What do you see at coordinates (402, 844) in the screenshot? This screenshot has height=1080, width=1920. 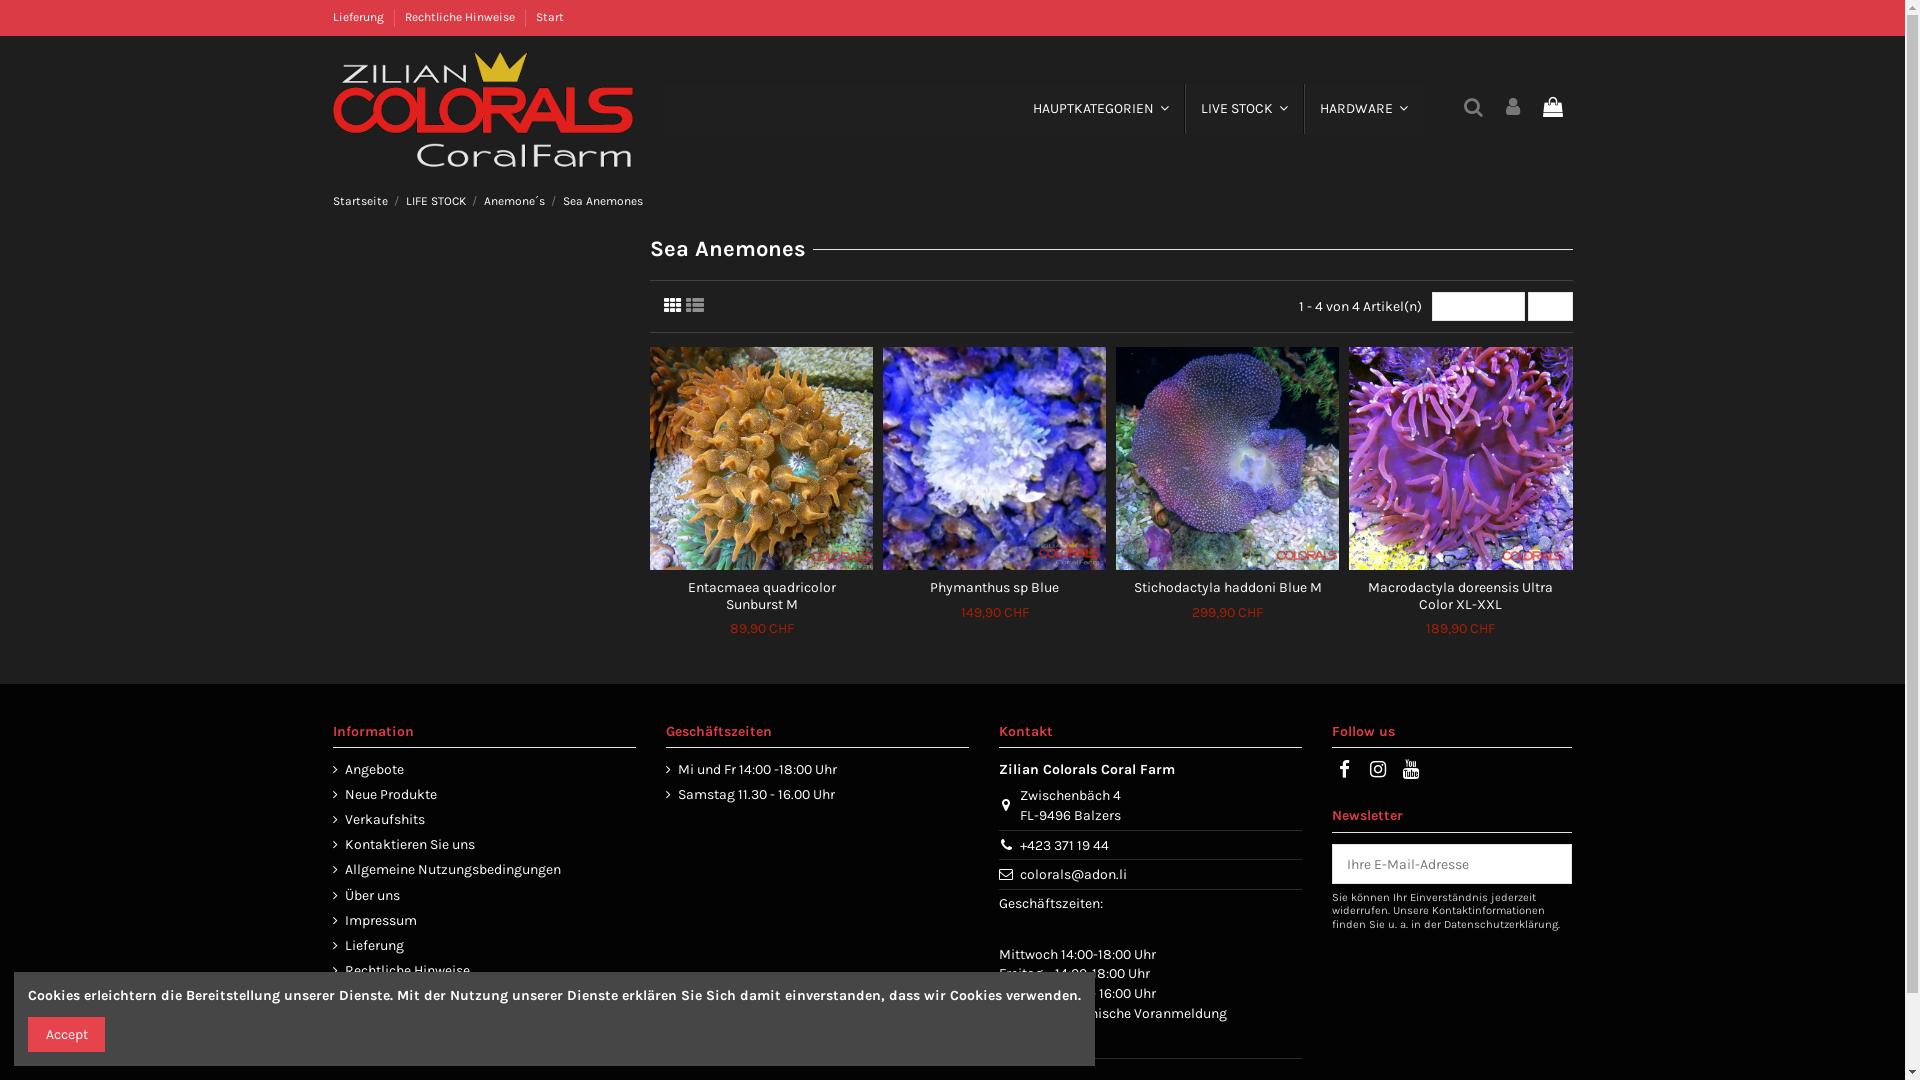 I see `'Kontaktieren Sie uns'` at bounding box center [402, 844].